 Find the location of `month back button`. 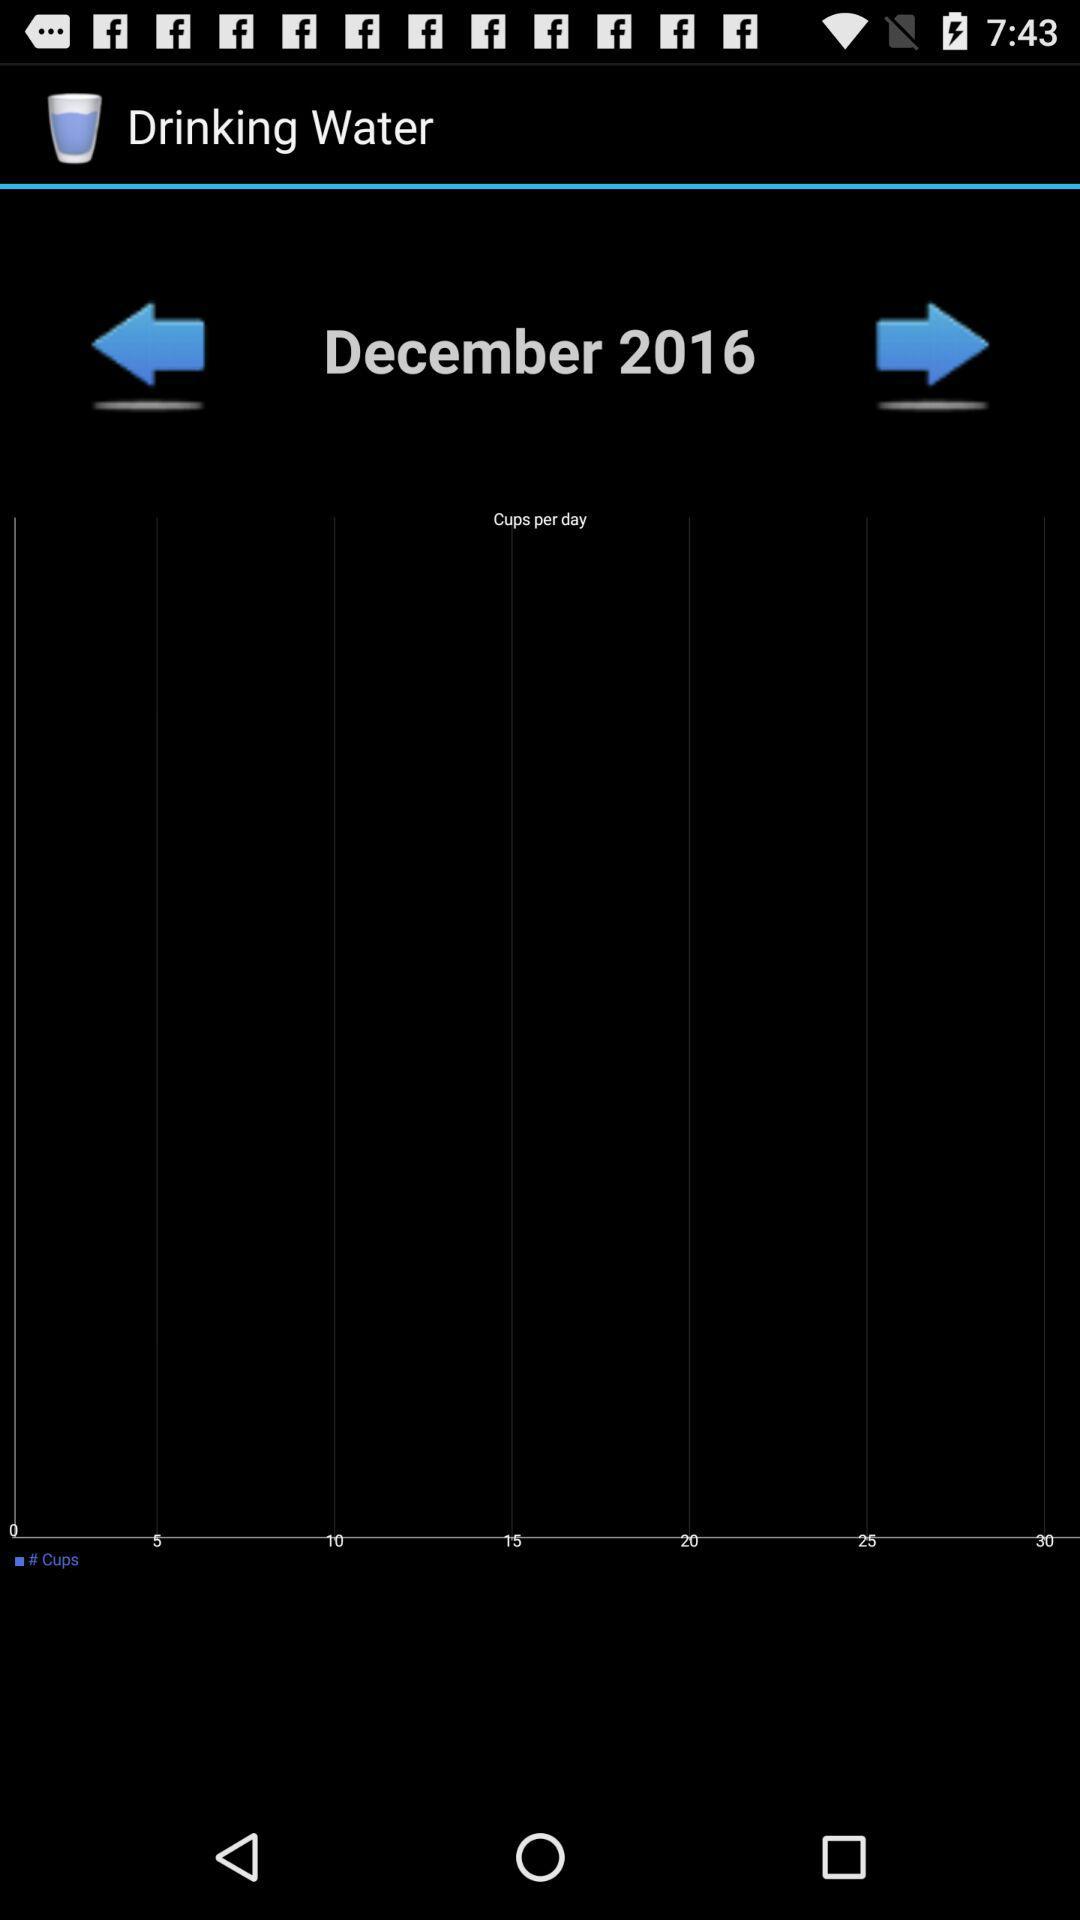

month back button is located at coordinates (146, 349).